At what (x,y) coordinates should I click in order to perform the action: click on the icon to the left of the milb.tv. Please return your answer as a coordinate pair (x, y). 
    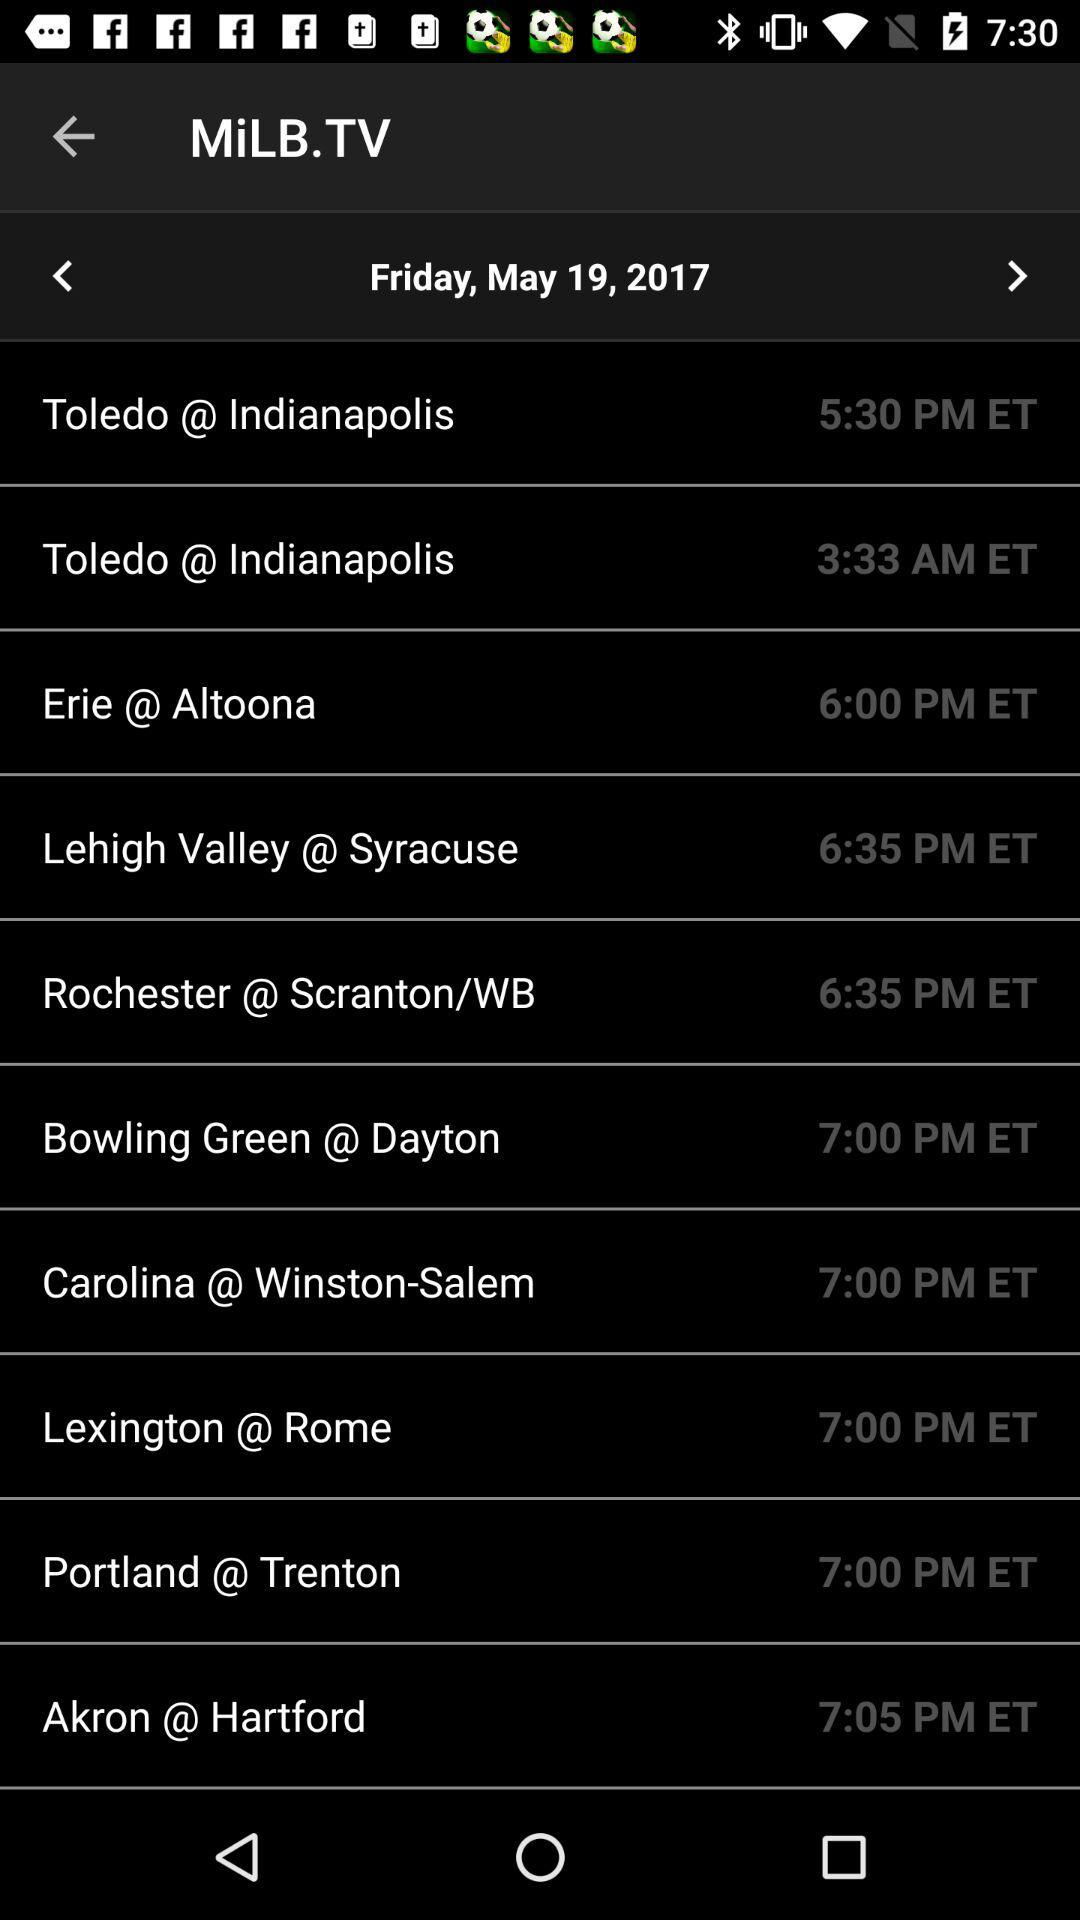
    Looking at the image, I should click on (72, 135).